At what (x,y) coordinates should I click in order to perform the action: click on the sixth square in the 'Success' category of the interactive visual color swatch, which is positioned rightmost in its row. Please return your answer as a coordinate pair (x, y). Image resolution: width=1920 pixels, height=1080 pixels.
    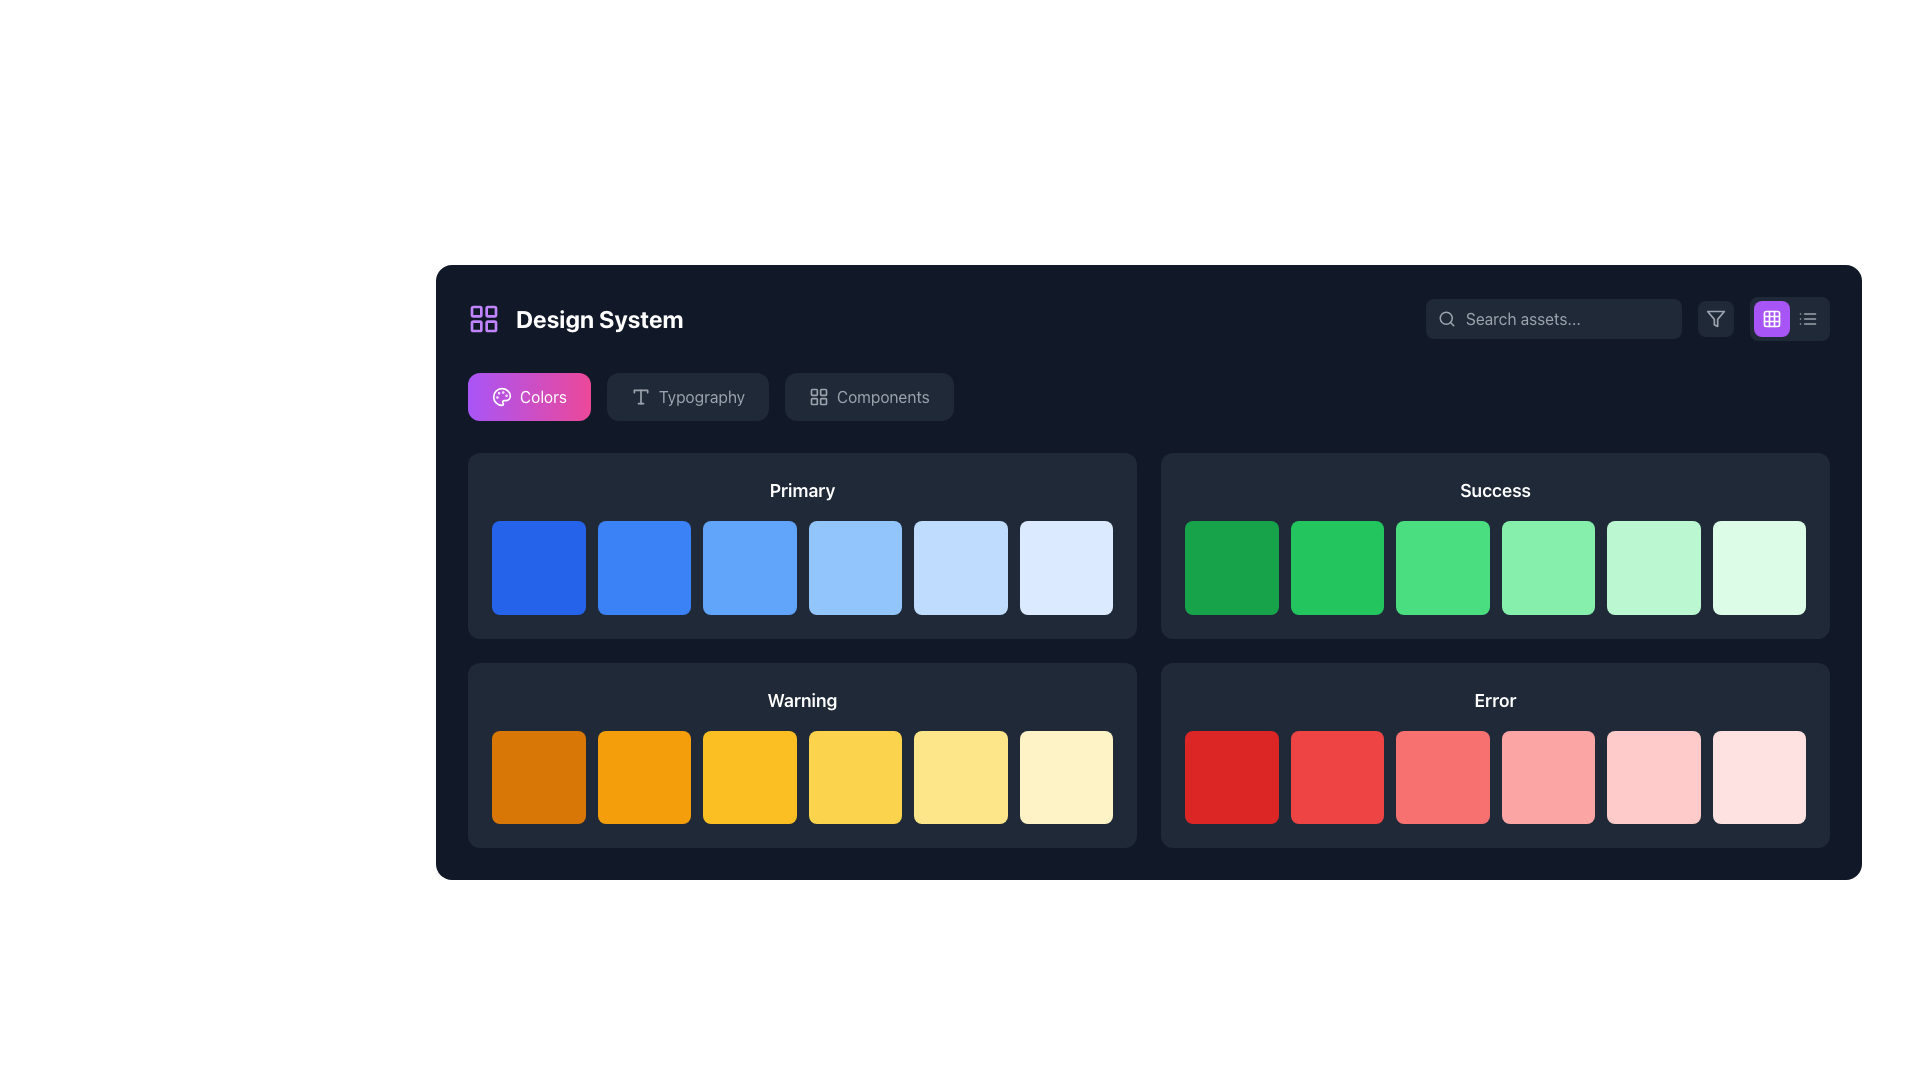
    Looking at the image, I should click on (1653, 567).